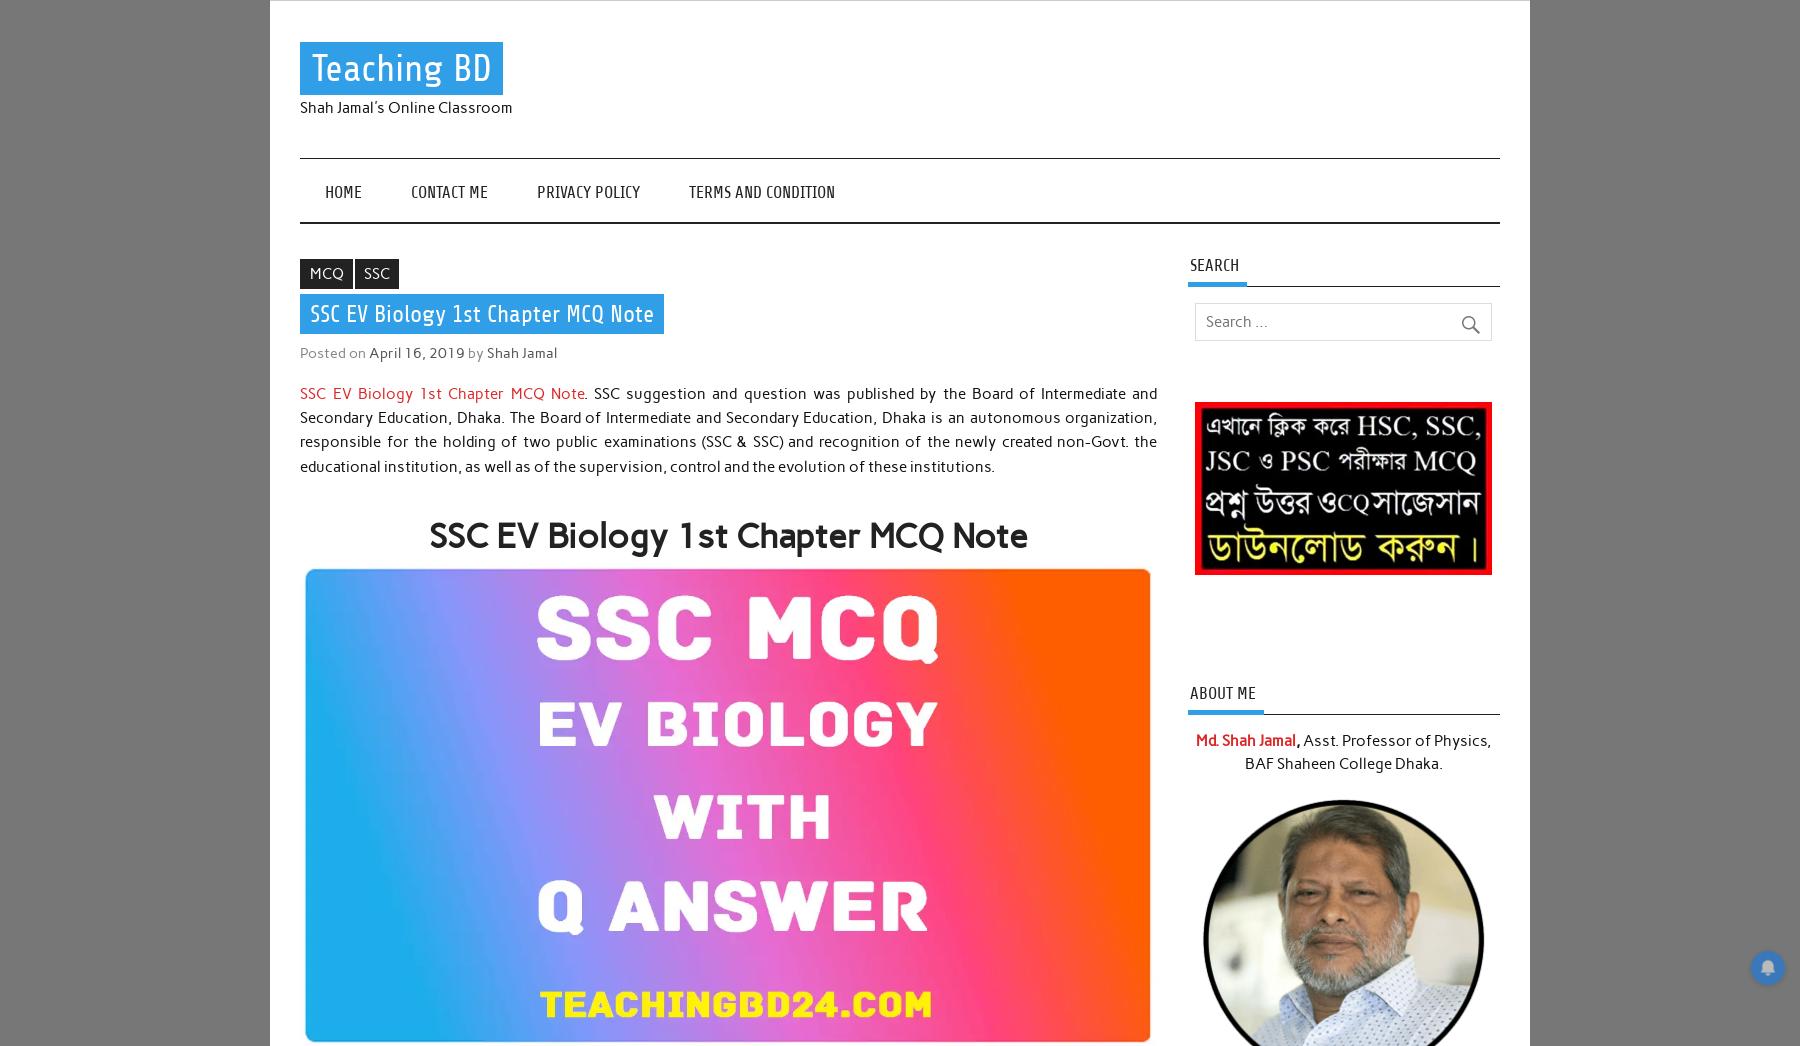 This screenshot has height=1046, width=1800. Describe the element at coordinates (521, 350) in the screenshot. I see `'Shah Jamal'` at that location.